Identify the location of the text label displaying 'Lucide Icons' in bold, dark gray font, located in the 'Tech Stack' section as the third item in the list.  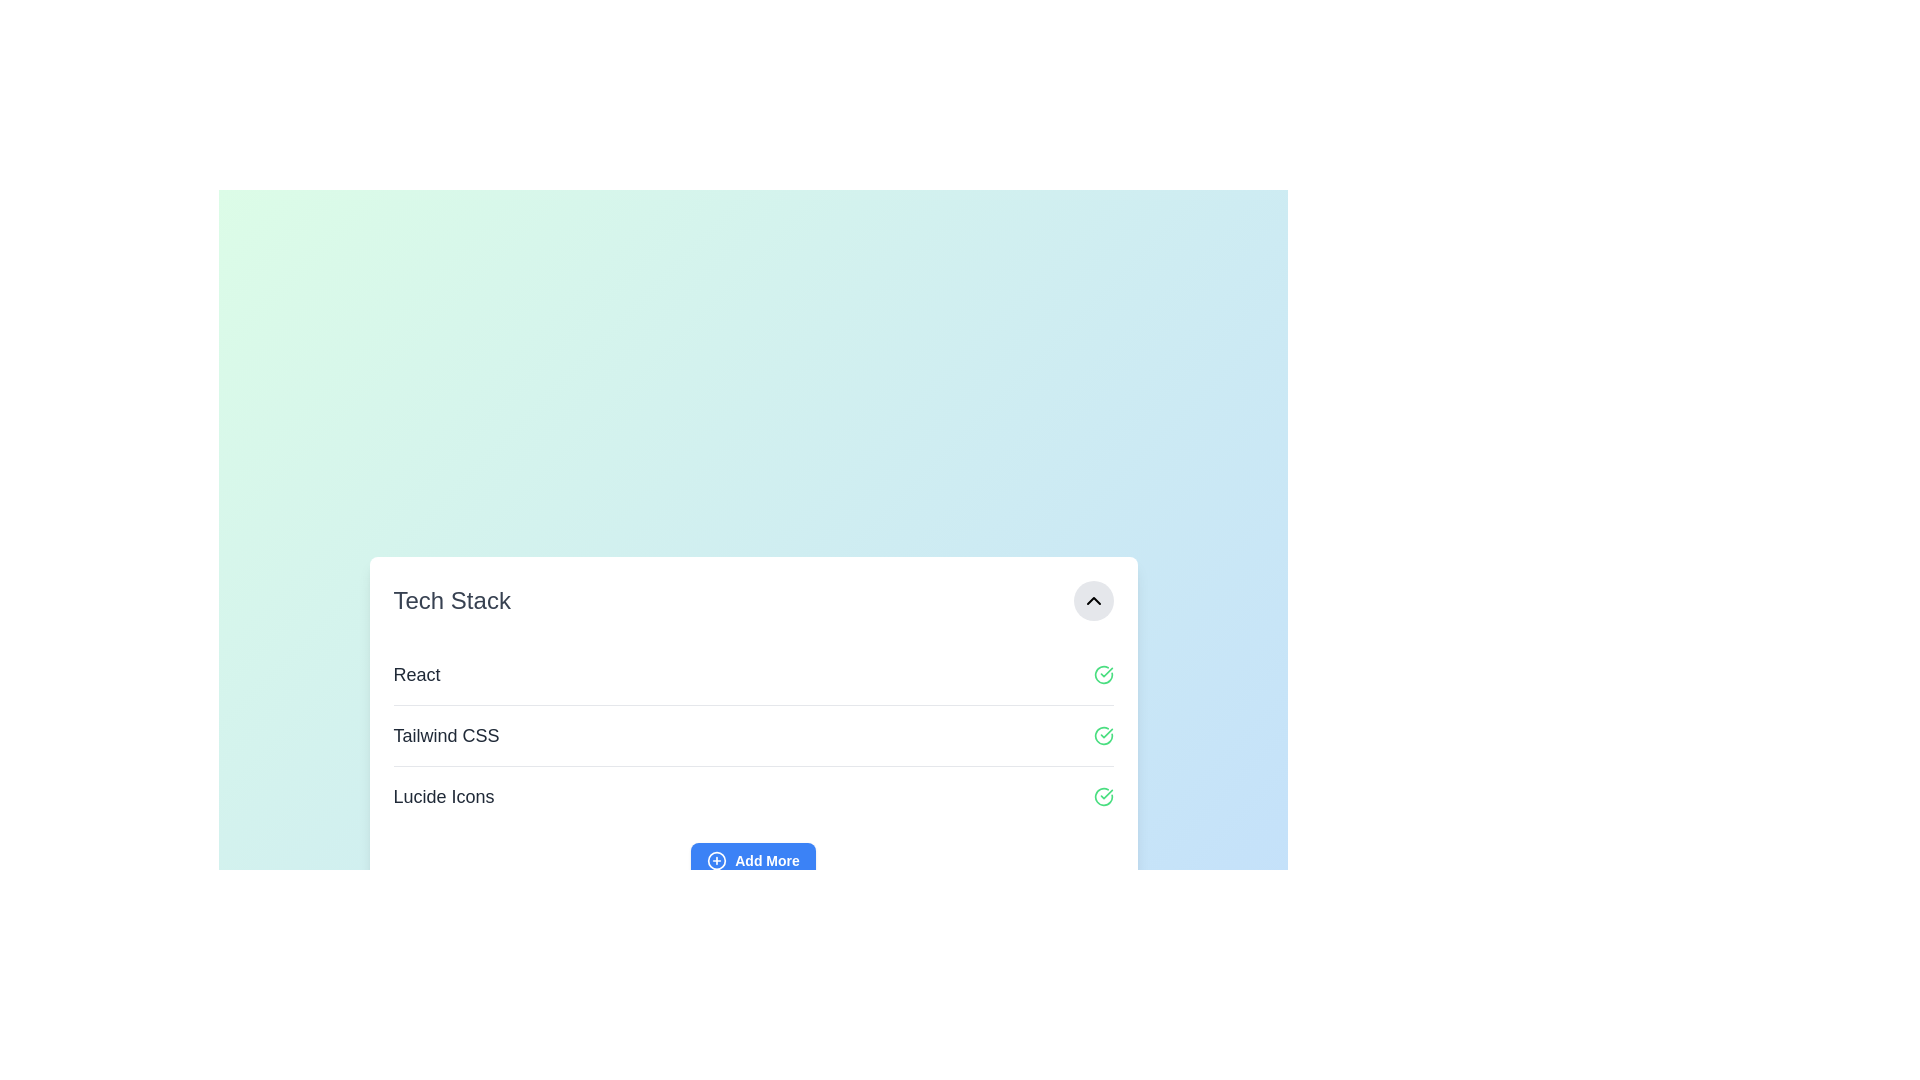
(443, 796).